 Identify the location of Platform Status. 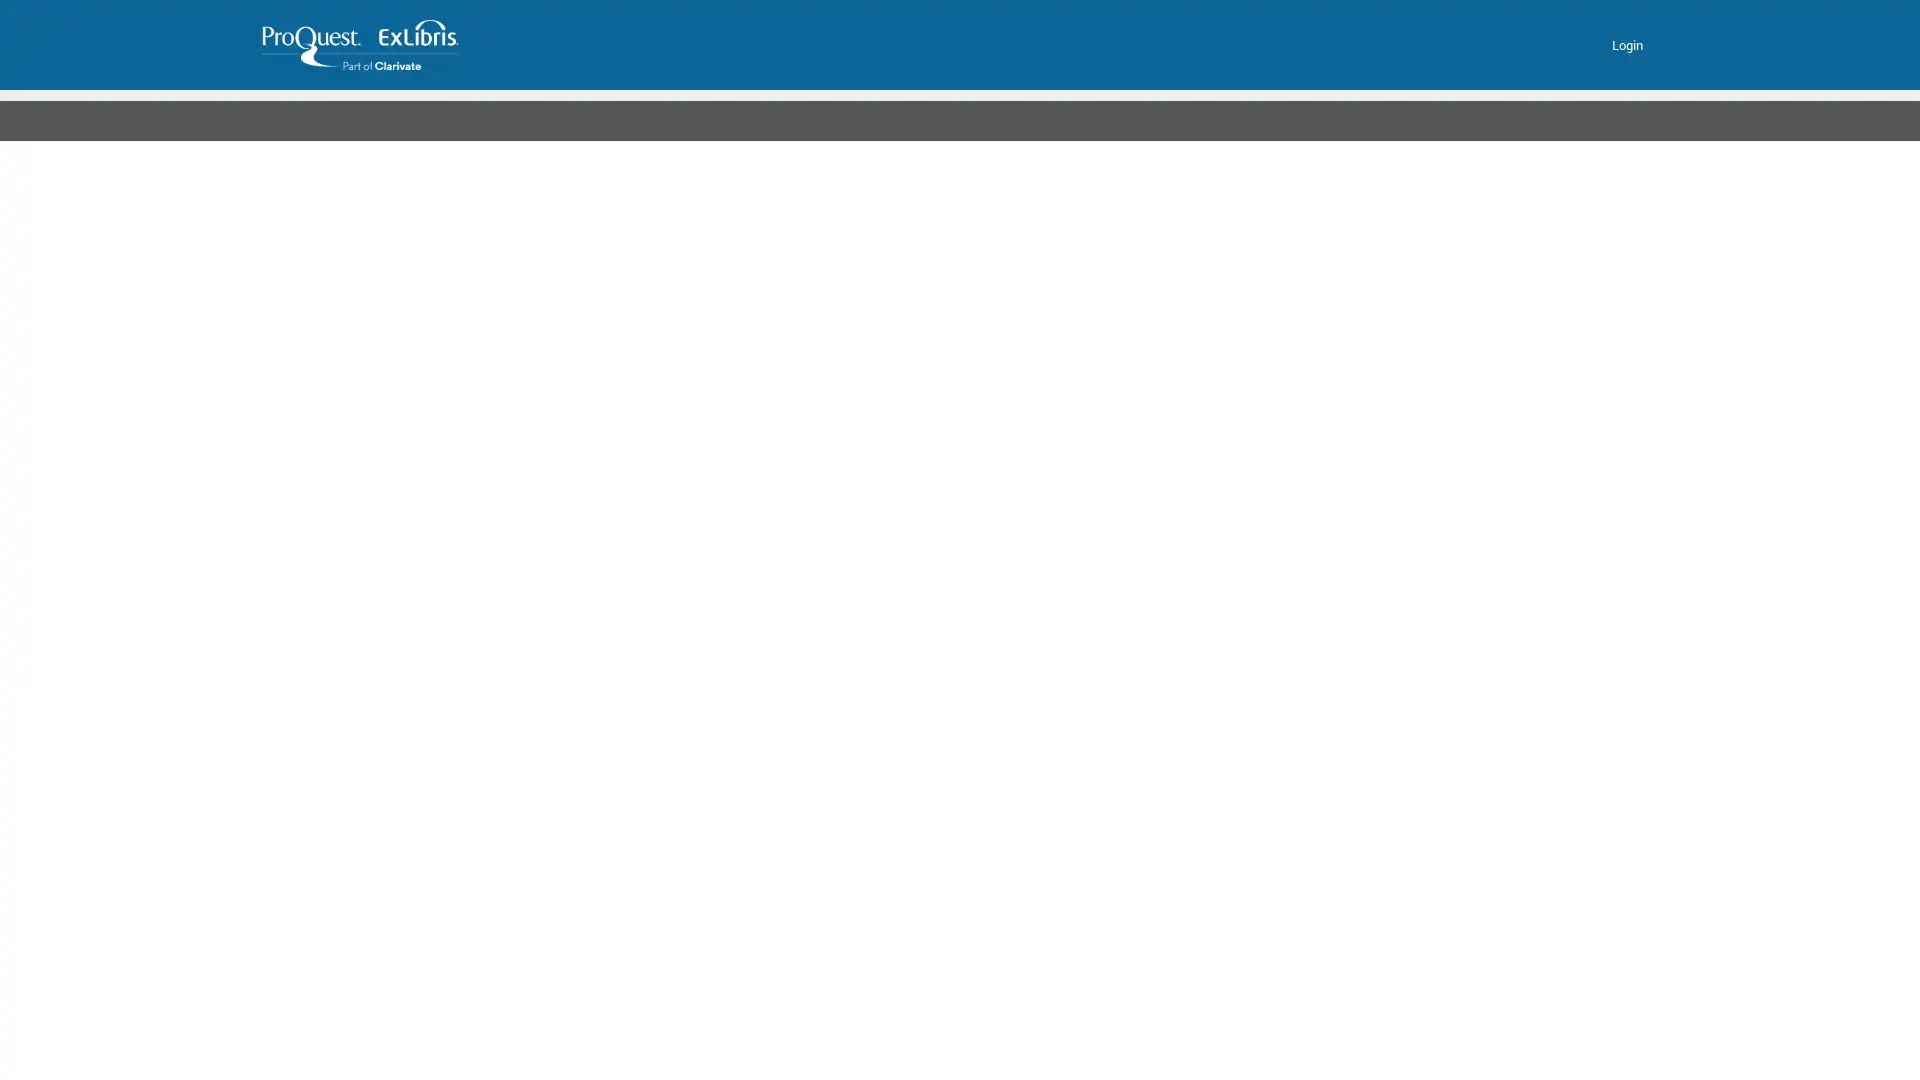
(739, 114).